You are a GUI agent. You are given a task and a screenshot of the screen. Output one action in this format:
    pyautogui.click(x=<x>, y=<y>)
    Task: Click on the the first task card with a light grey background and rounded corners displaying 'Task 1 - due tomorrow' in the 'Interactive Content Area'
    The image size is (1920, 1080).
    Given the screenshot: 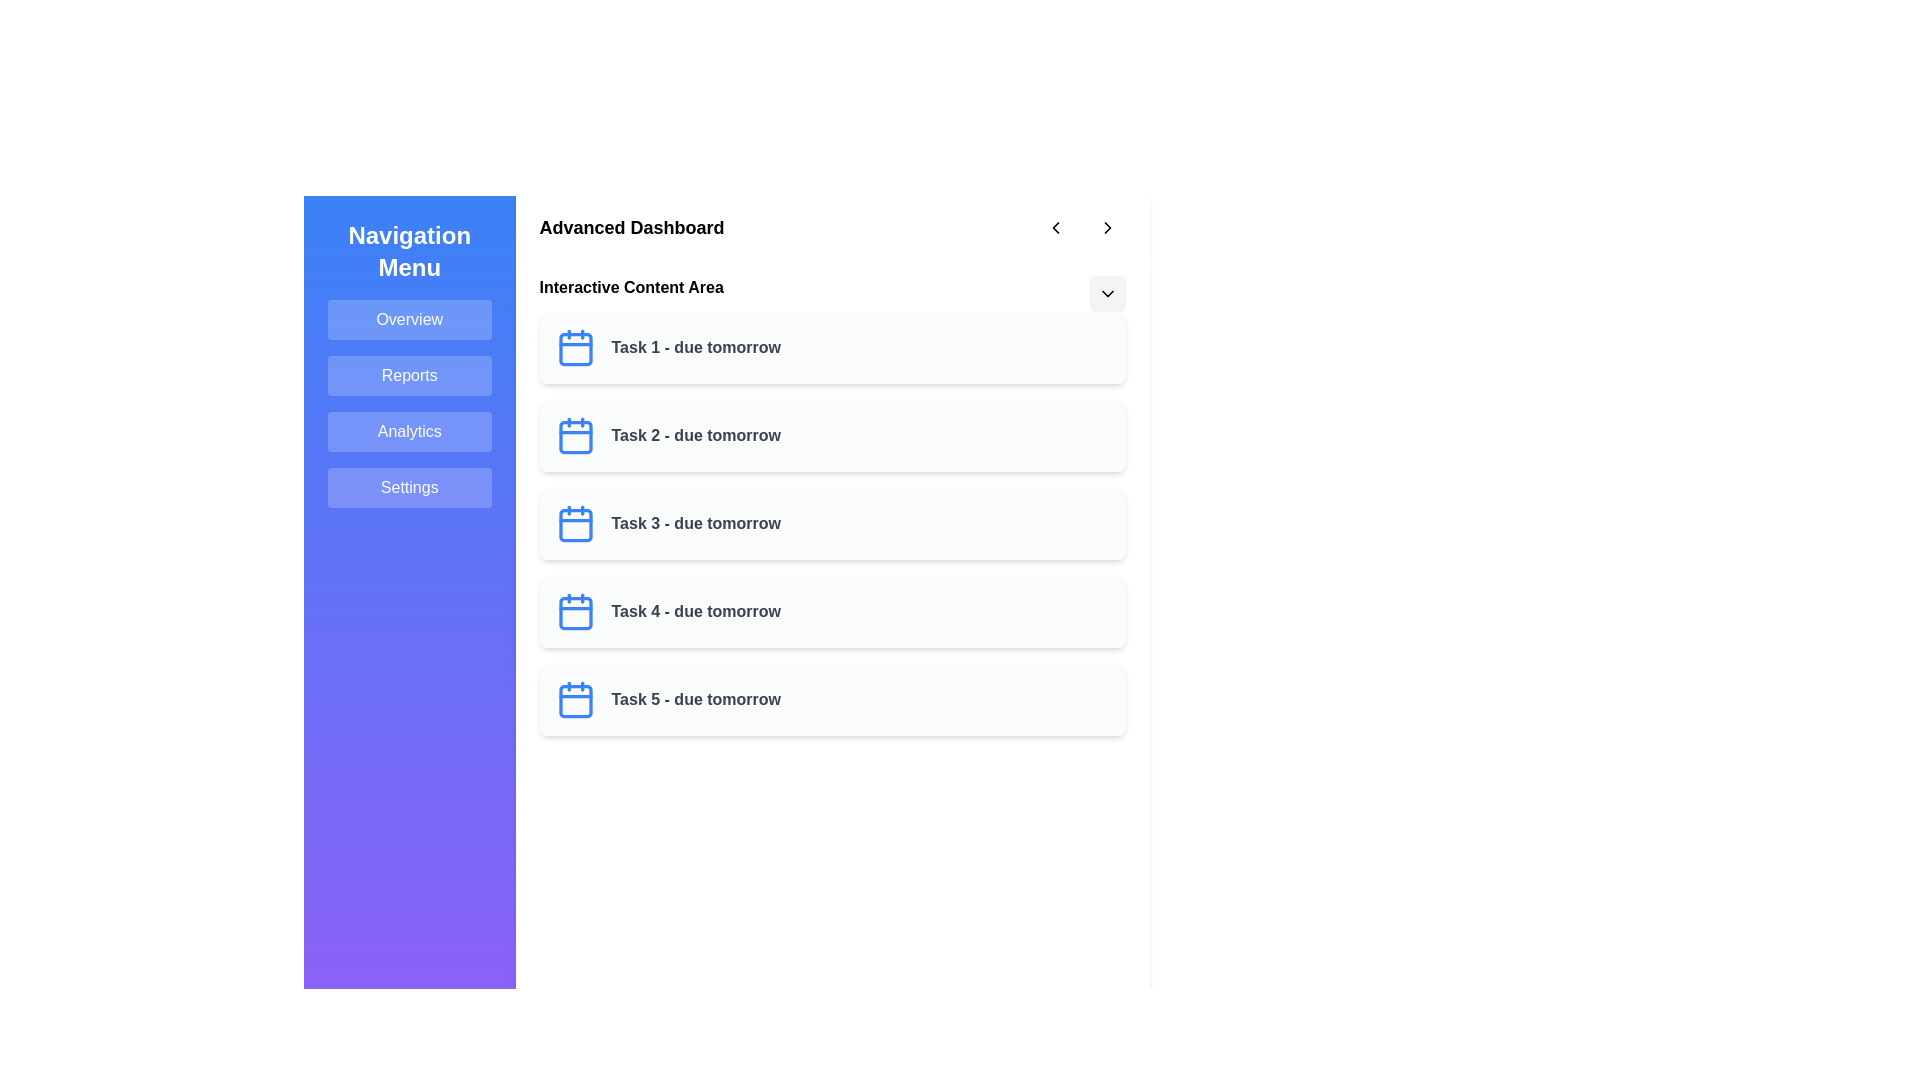 What is the action you would take?
    pyautogui.click(x=832, y=346)
    